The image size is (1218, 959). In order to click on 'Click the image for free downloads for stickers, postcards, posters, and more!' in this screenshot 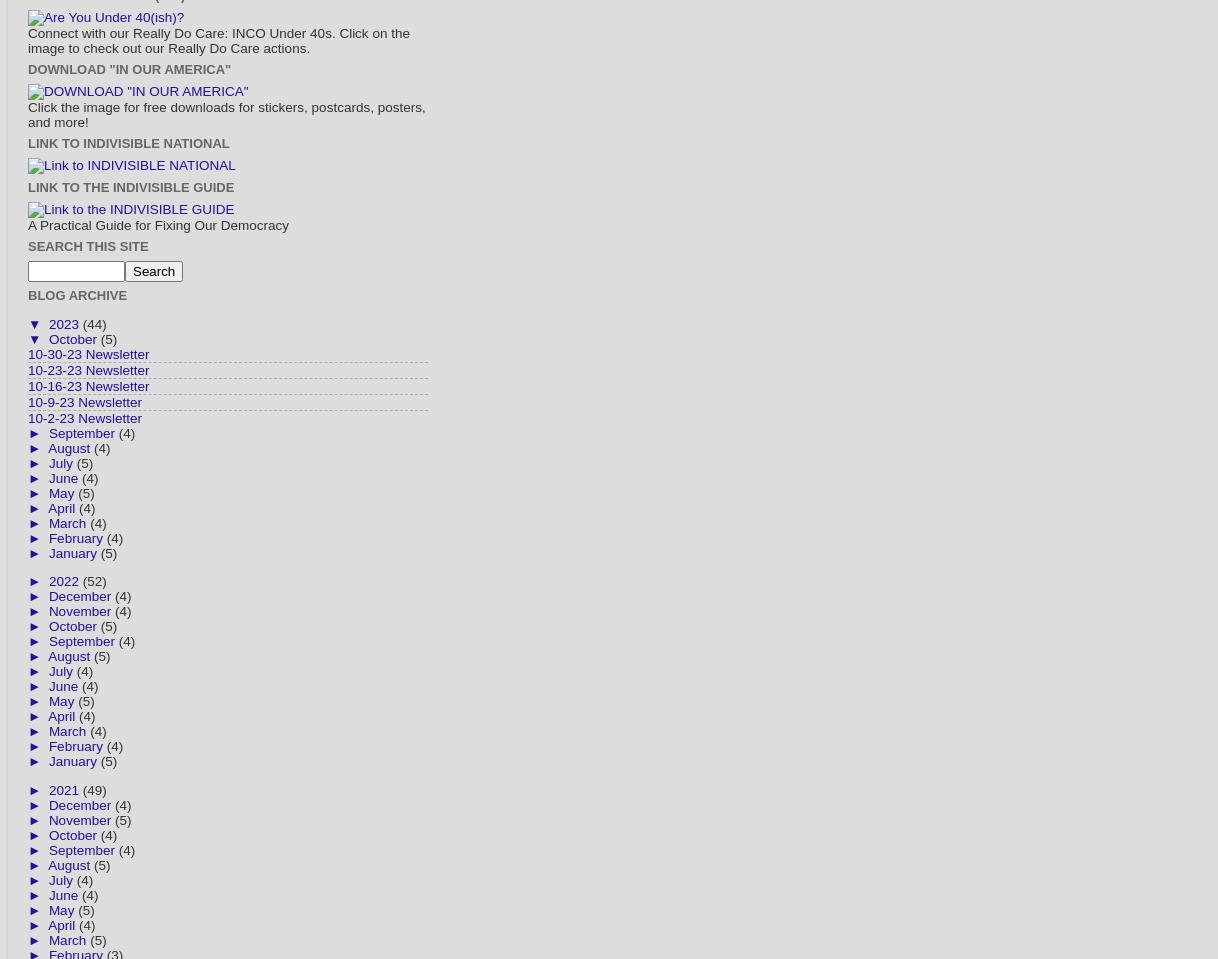, I will do `click(225, 114)`.